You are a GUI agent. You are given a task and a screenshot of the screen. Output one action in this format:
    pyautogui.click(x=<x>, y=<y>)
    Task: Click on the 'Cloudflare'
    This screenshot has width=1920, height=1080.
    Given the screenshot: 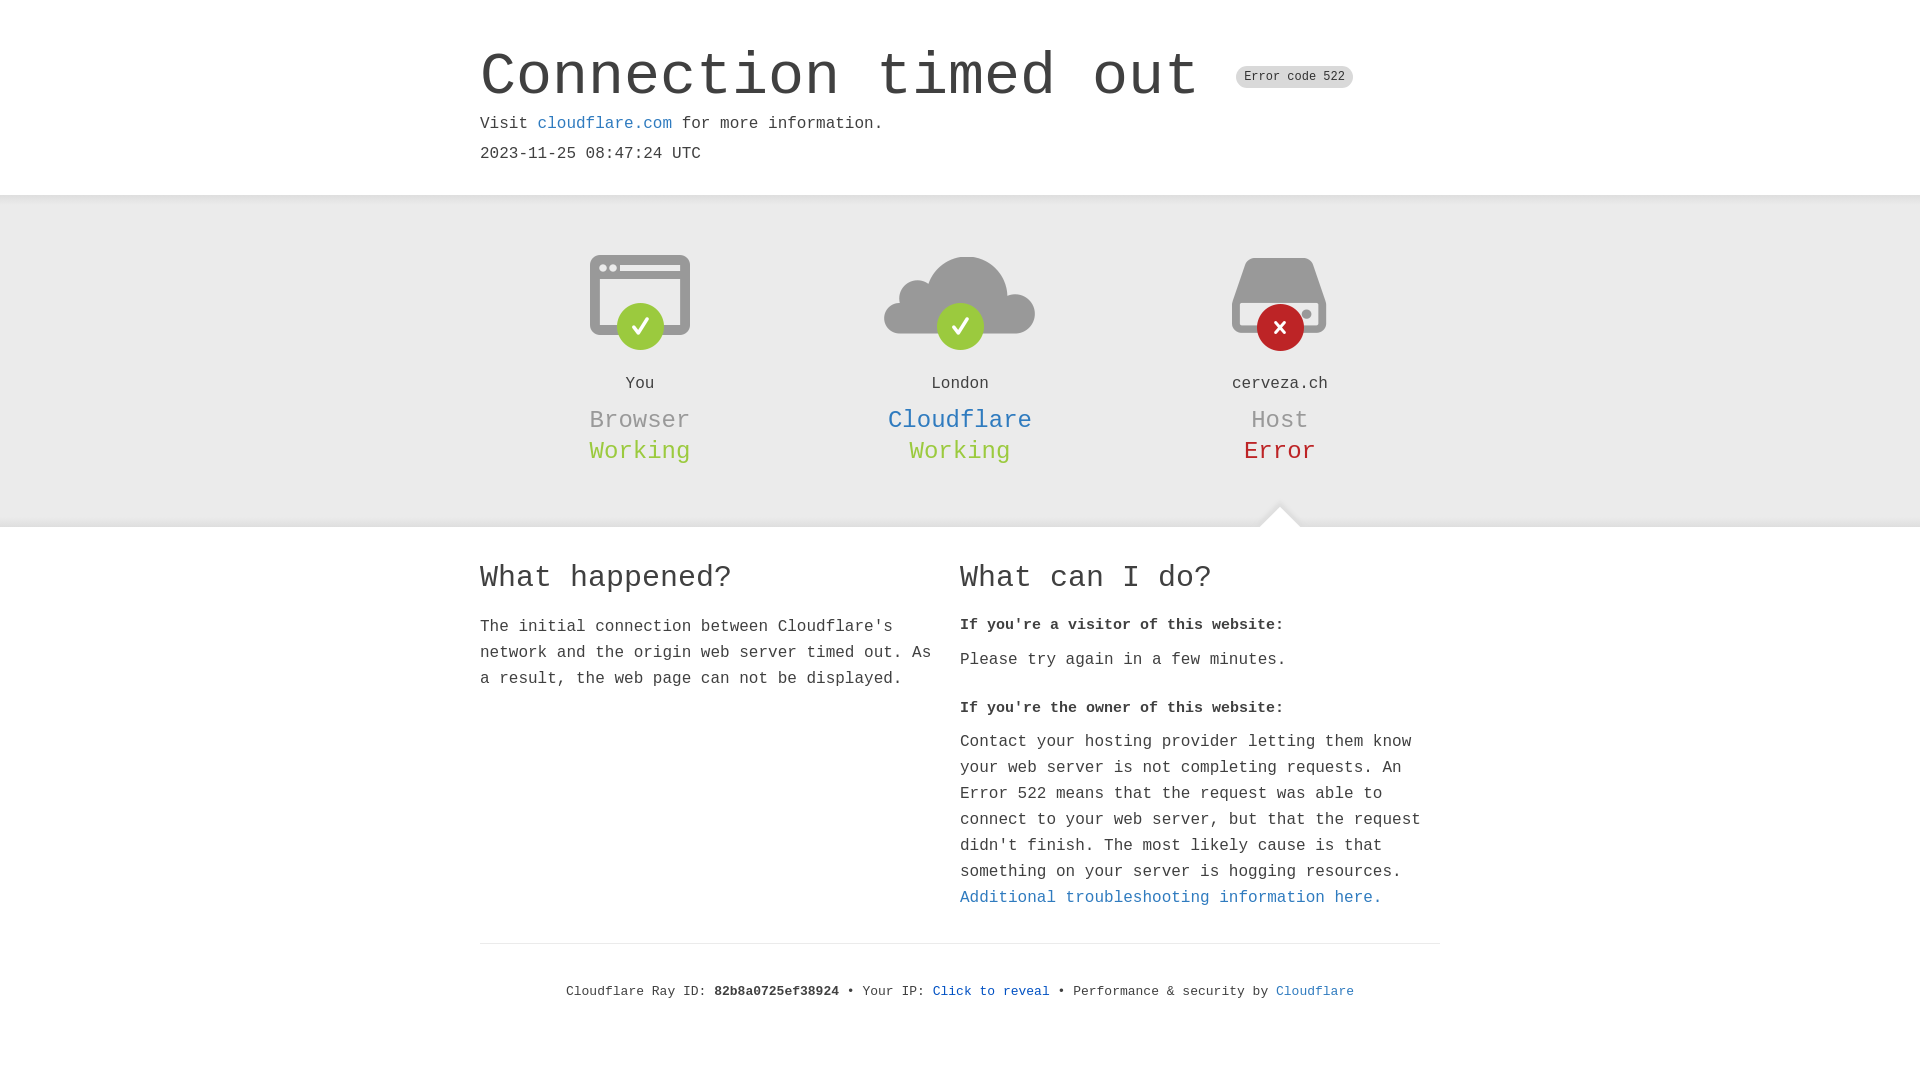 What is the action you would take?
    pyautogui.click(x=1315, y=991)
    